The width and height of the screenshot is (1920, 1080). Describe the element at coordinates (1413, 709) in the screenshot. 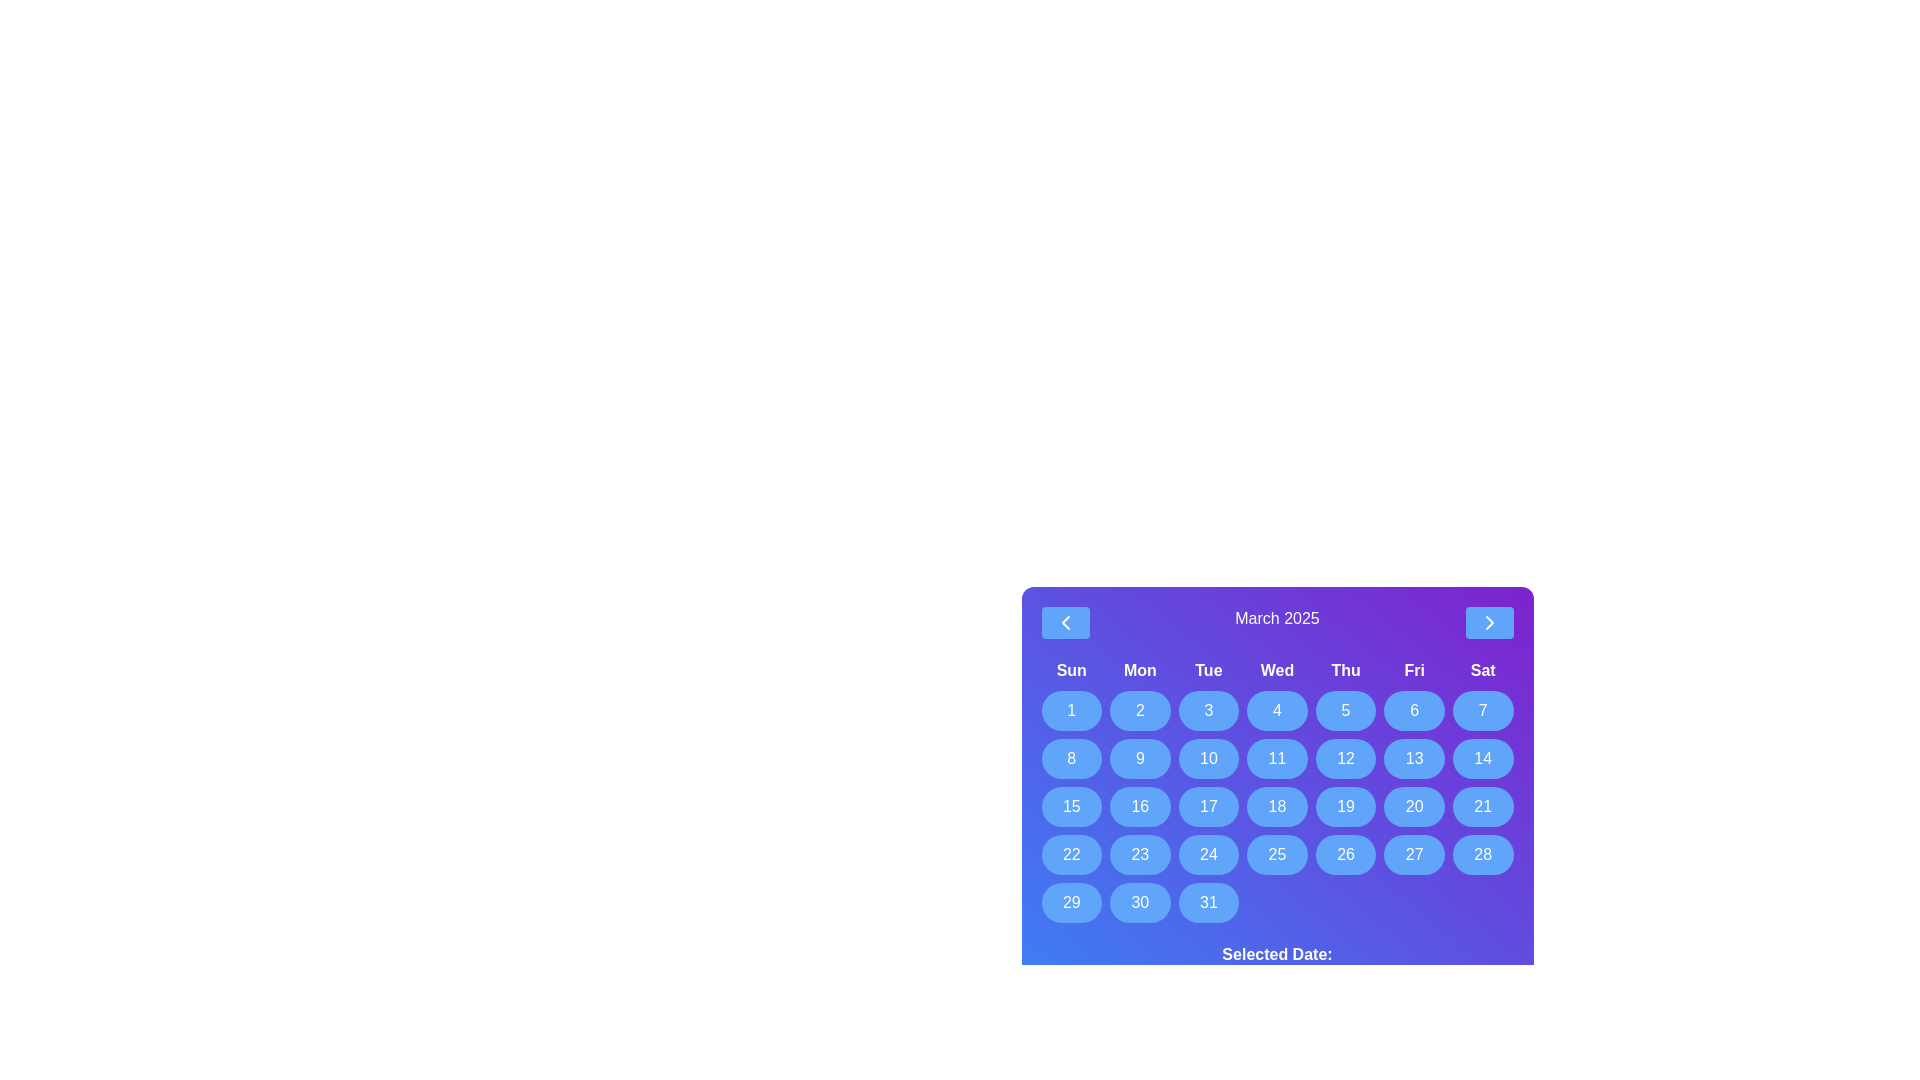

I see `the blue circular button with a white '6' in it, which represents Friday the 6th in the calendar layout, to change its background color` at that location.